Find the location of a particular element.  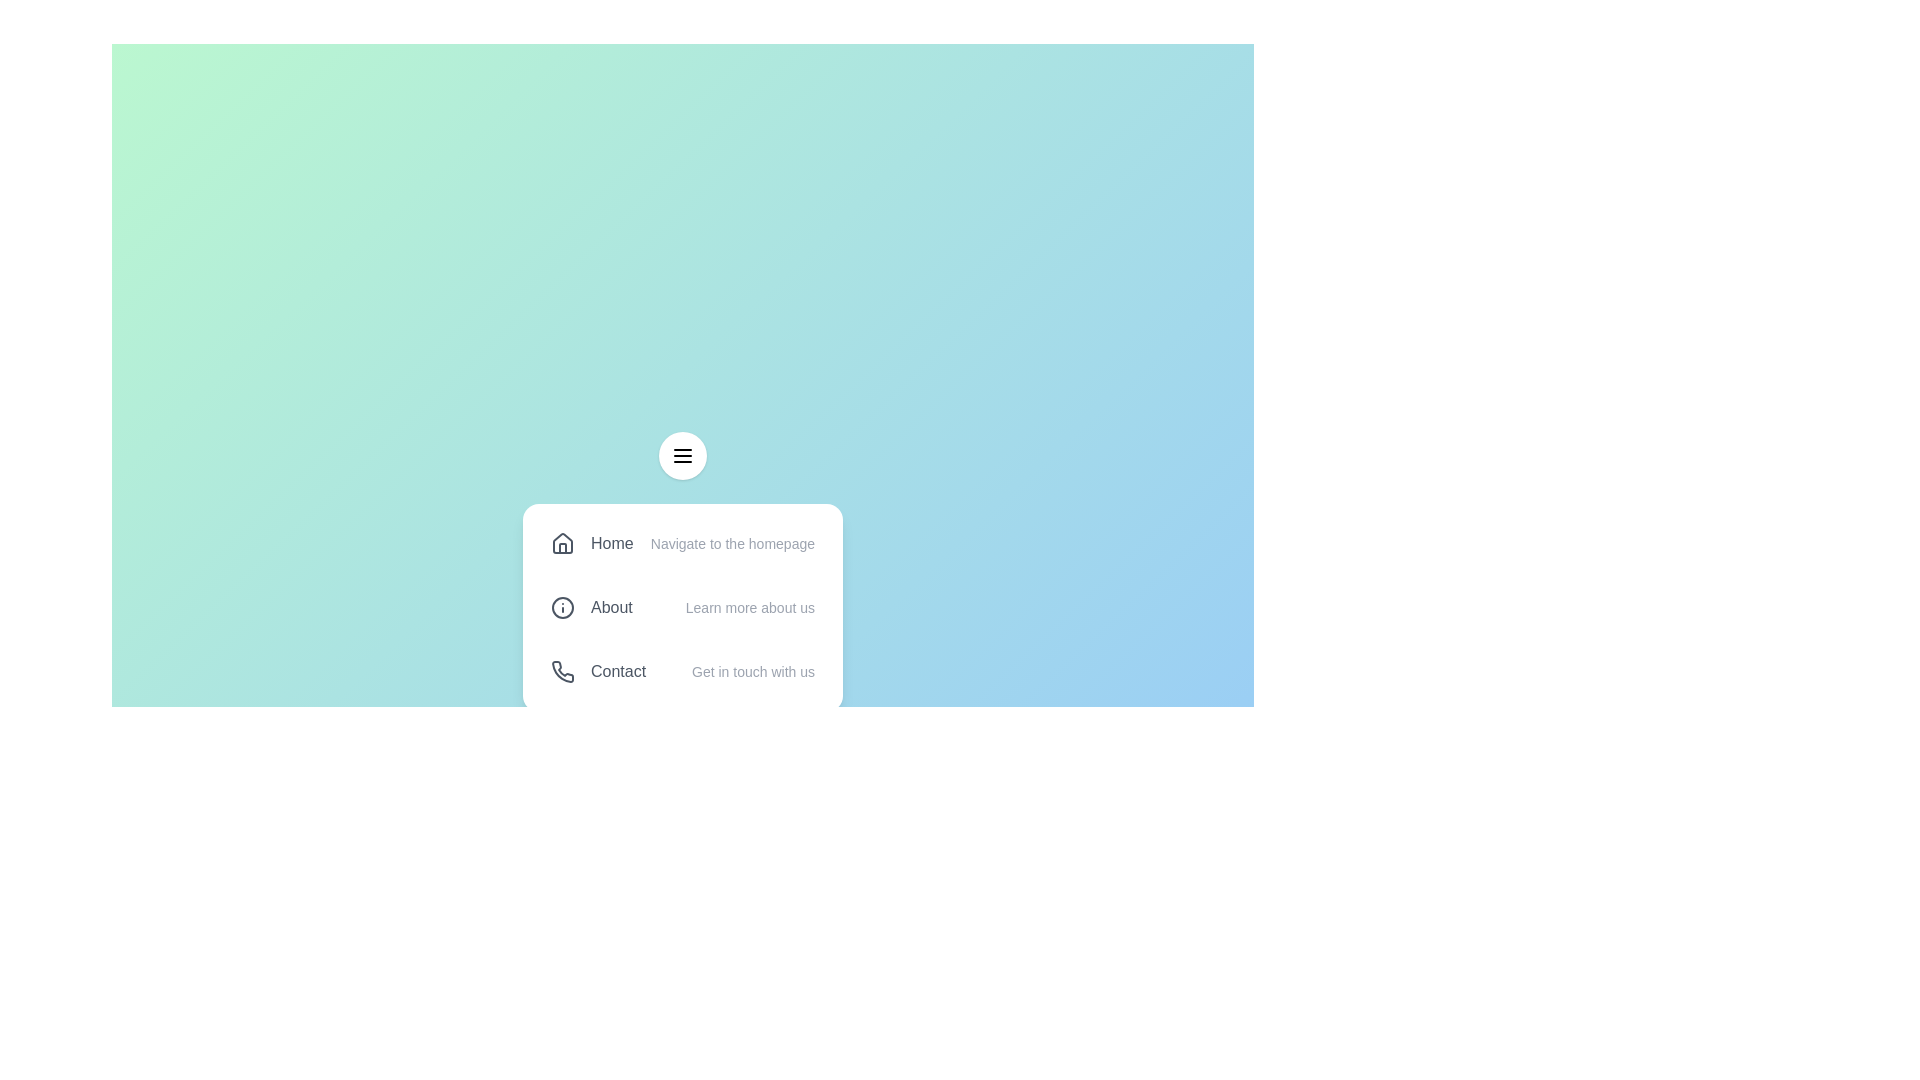

the menu item Contact is located at coordinates (682, 671).